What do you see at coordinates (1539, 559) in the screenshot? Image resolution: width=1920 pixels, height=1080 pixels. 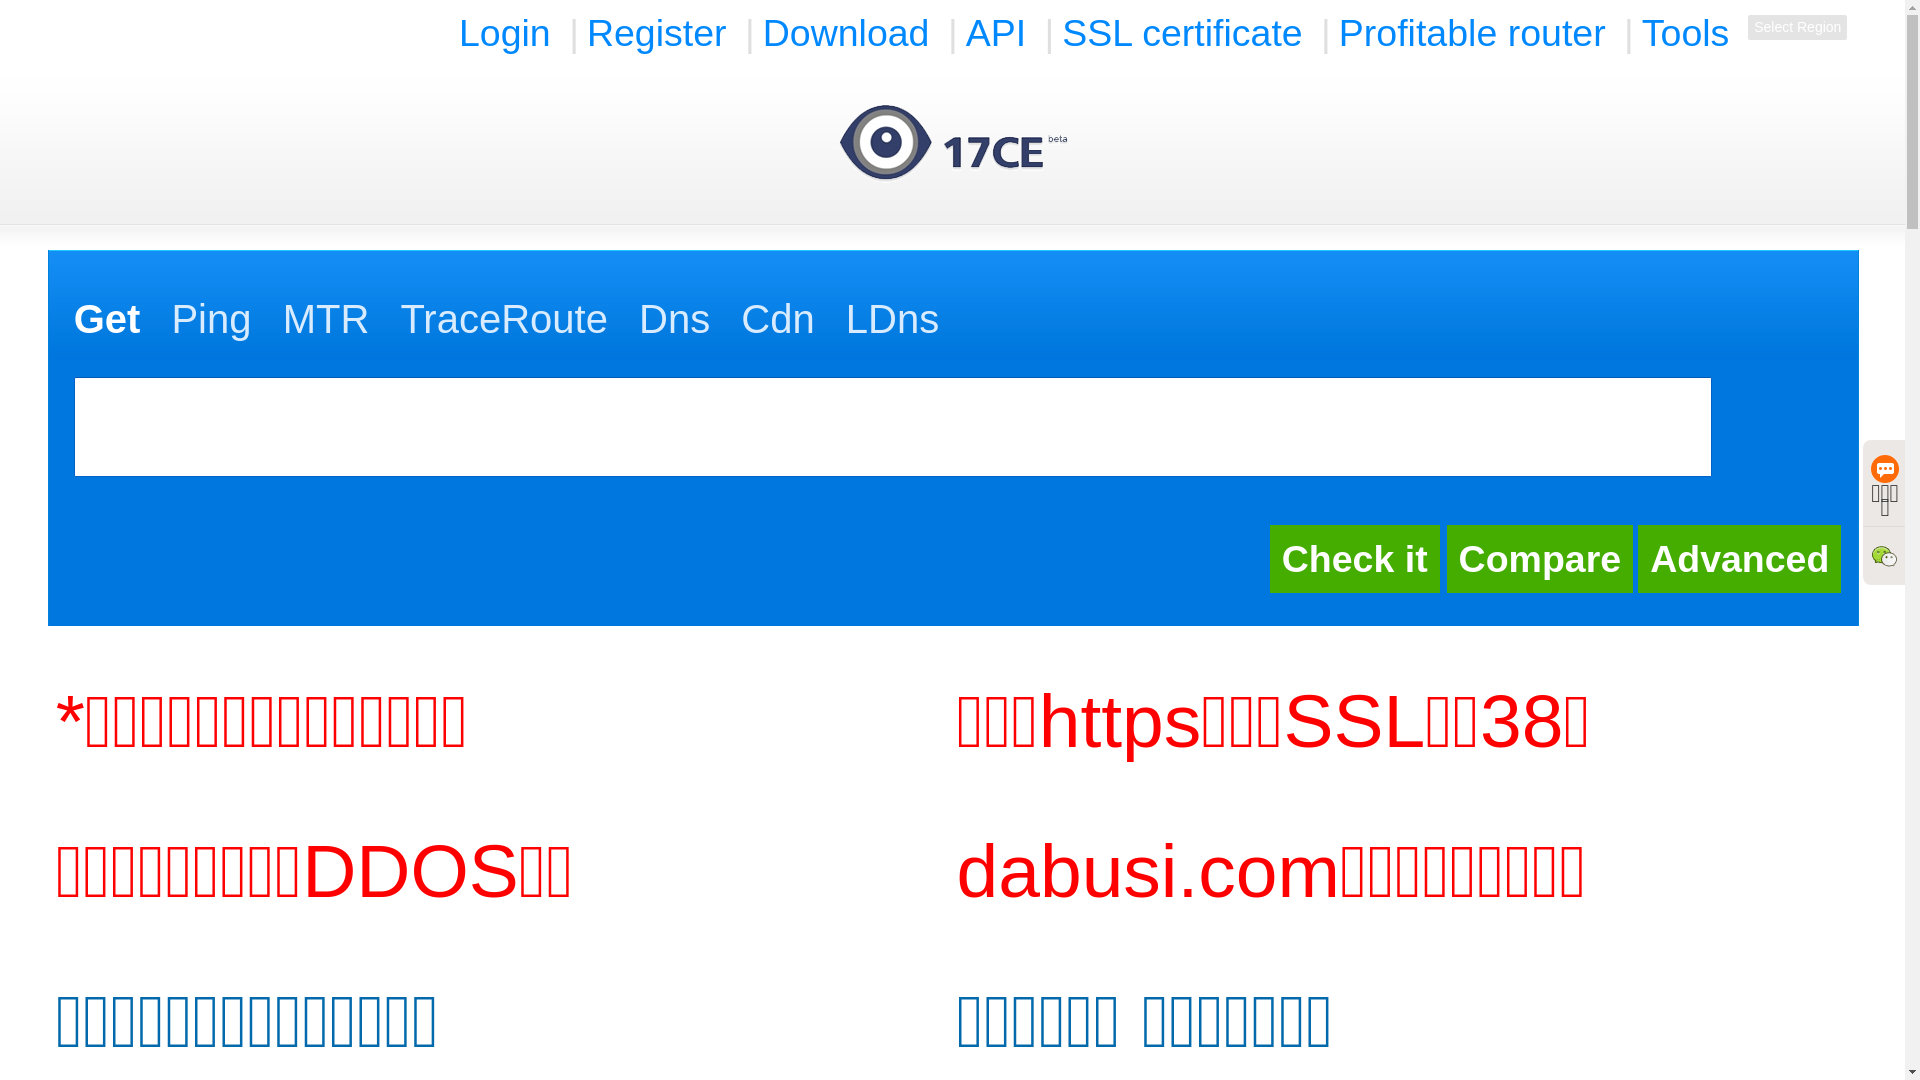 I see `'Compare'` at bounding box center [1539, 559].